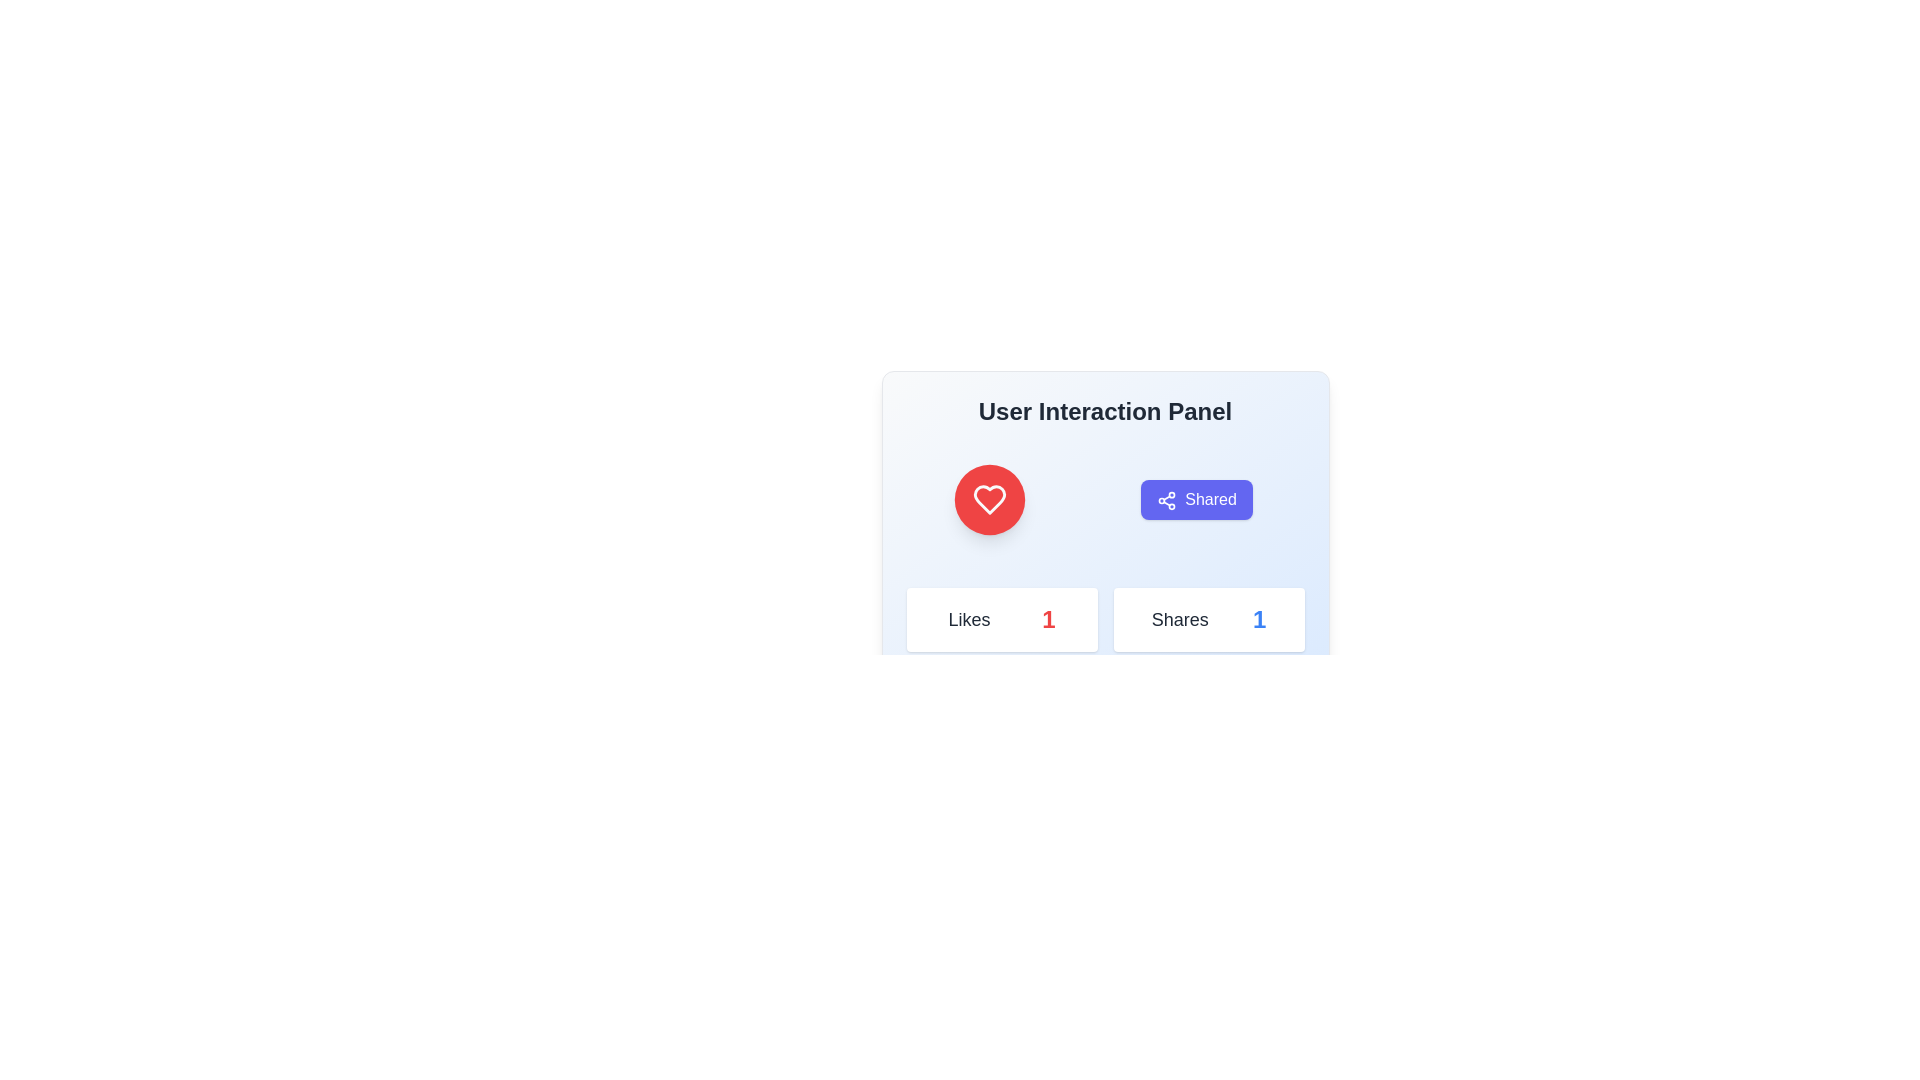 This screenshot has height=1080, width=1920. Describe the element at coordinates (1104, 411) in the screenshot. I see `the Text element at the top of the panel, which serves as its title or header, to describe the content or purpose of the panel` at that location.